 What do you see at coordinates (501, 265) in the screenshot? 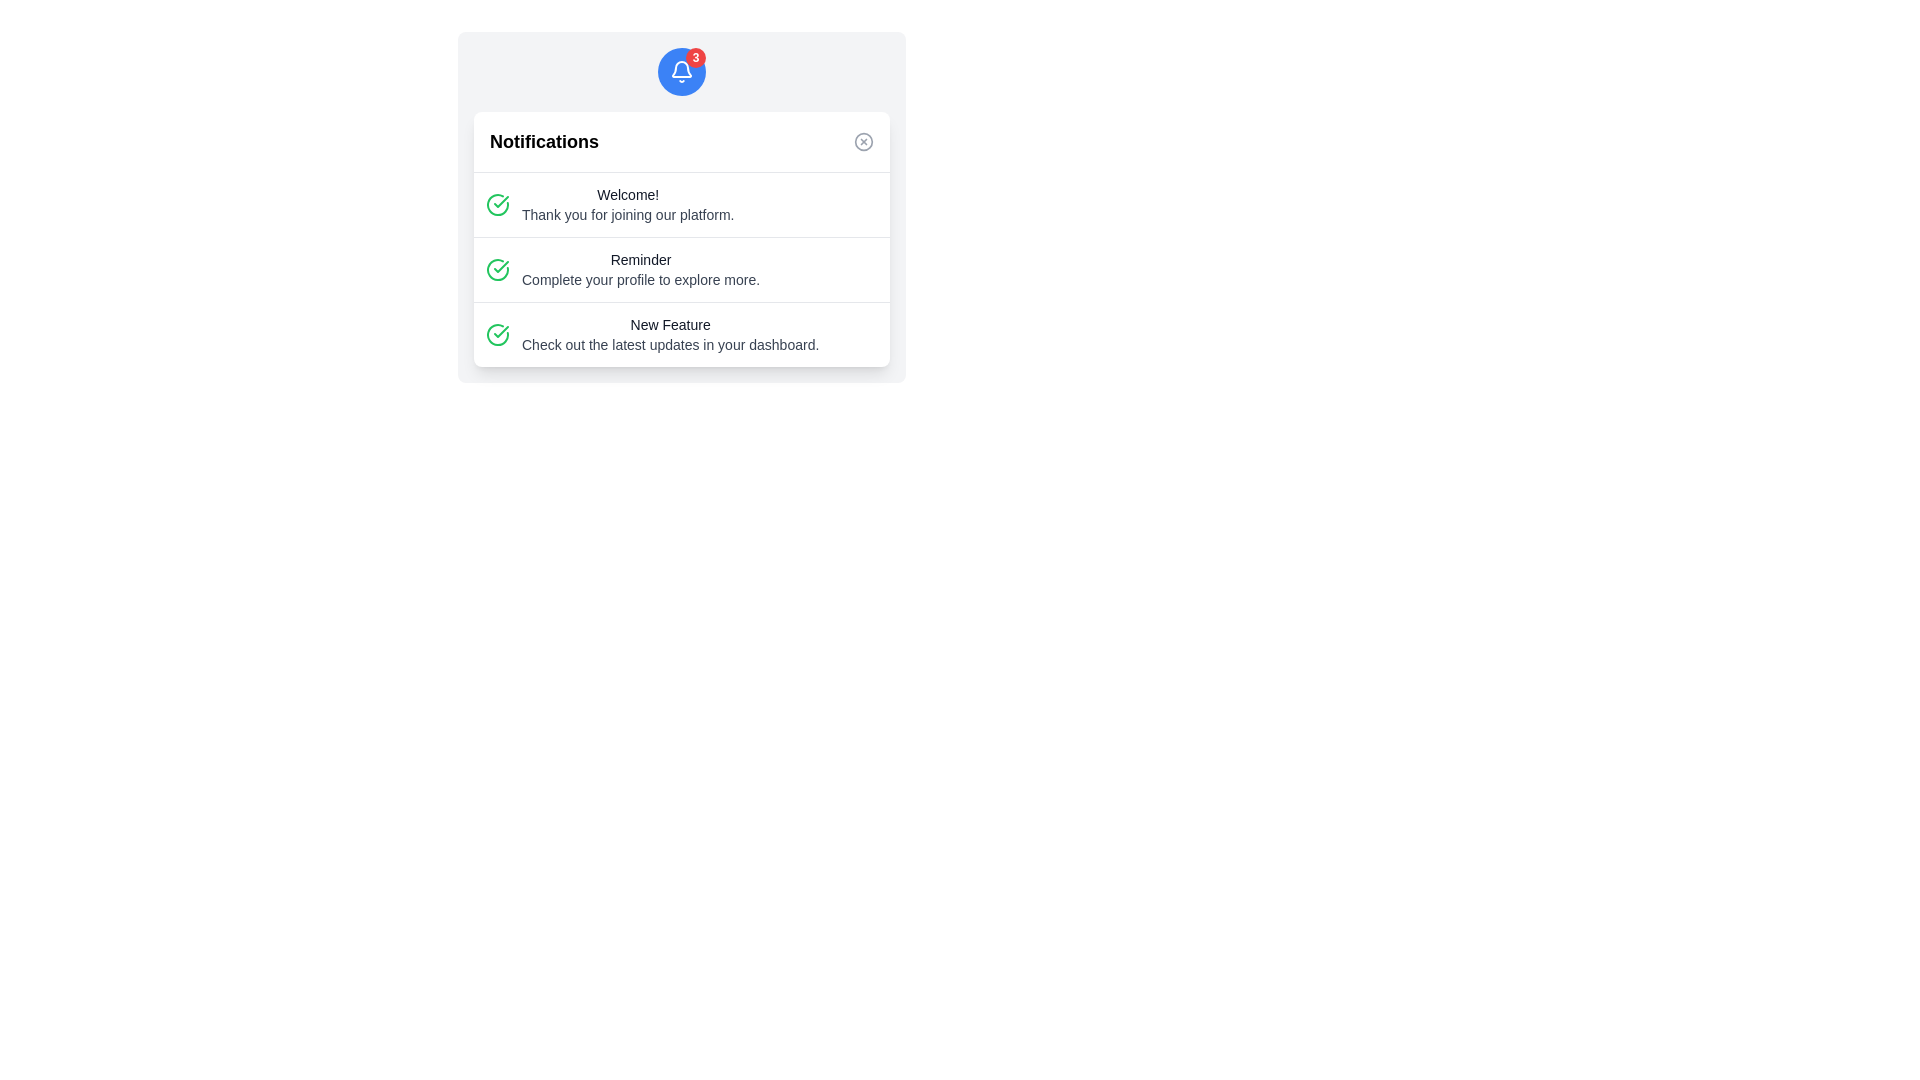
I see `the circular icon indicating a successful status of the notification message located to the left of the 'Welcome!' notification in the Notifications panel` at bounding box center [501, 265].